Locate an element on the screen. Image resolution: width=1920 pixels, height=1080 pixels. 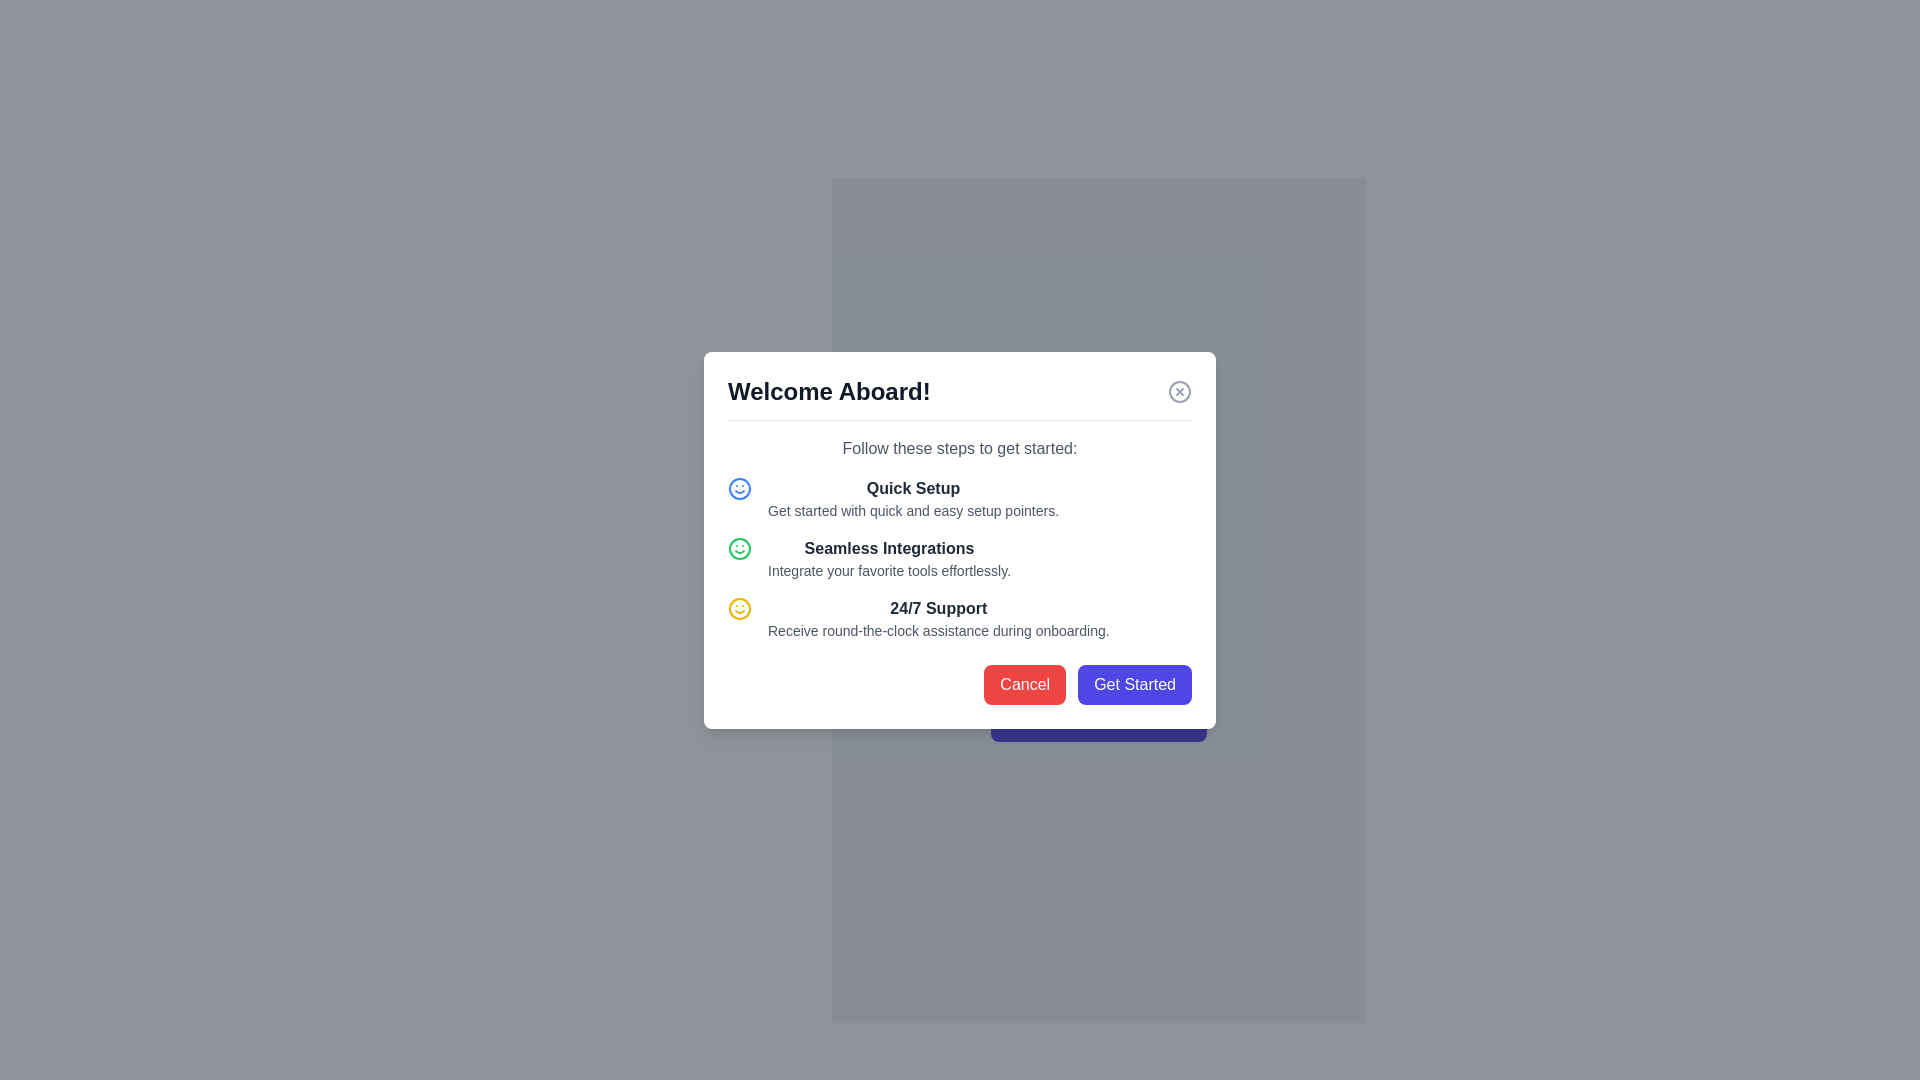
the SVG circle element with a green boundary that is part of the smiley face icon located on the left side of the 'Quick Setup' bullet point is located at coordinates (738, 548).